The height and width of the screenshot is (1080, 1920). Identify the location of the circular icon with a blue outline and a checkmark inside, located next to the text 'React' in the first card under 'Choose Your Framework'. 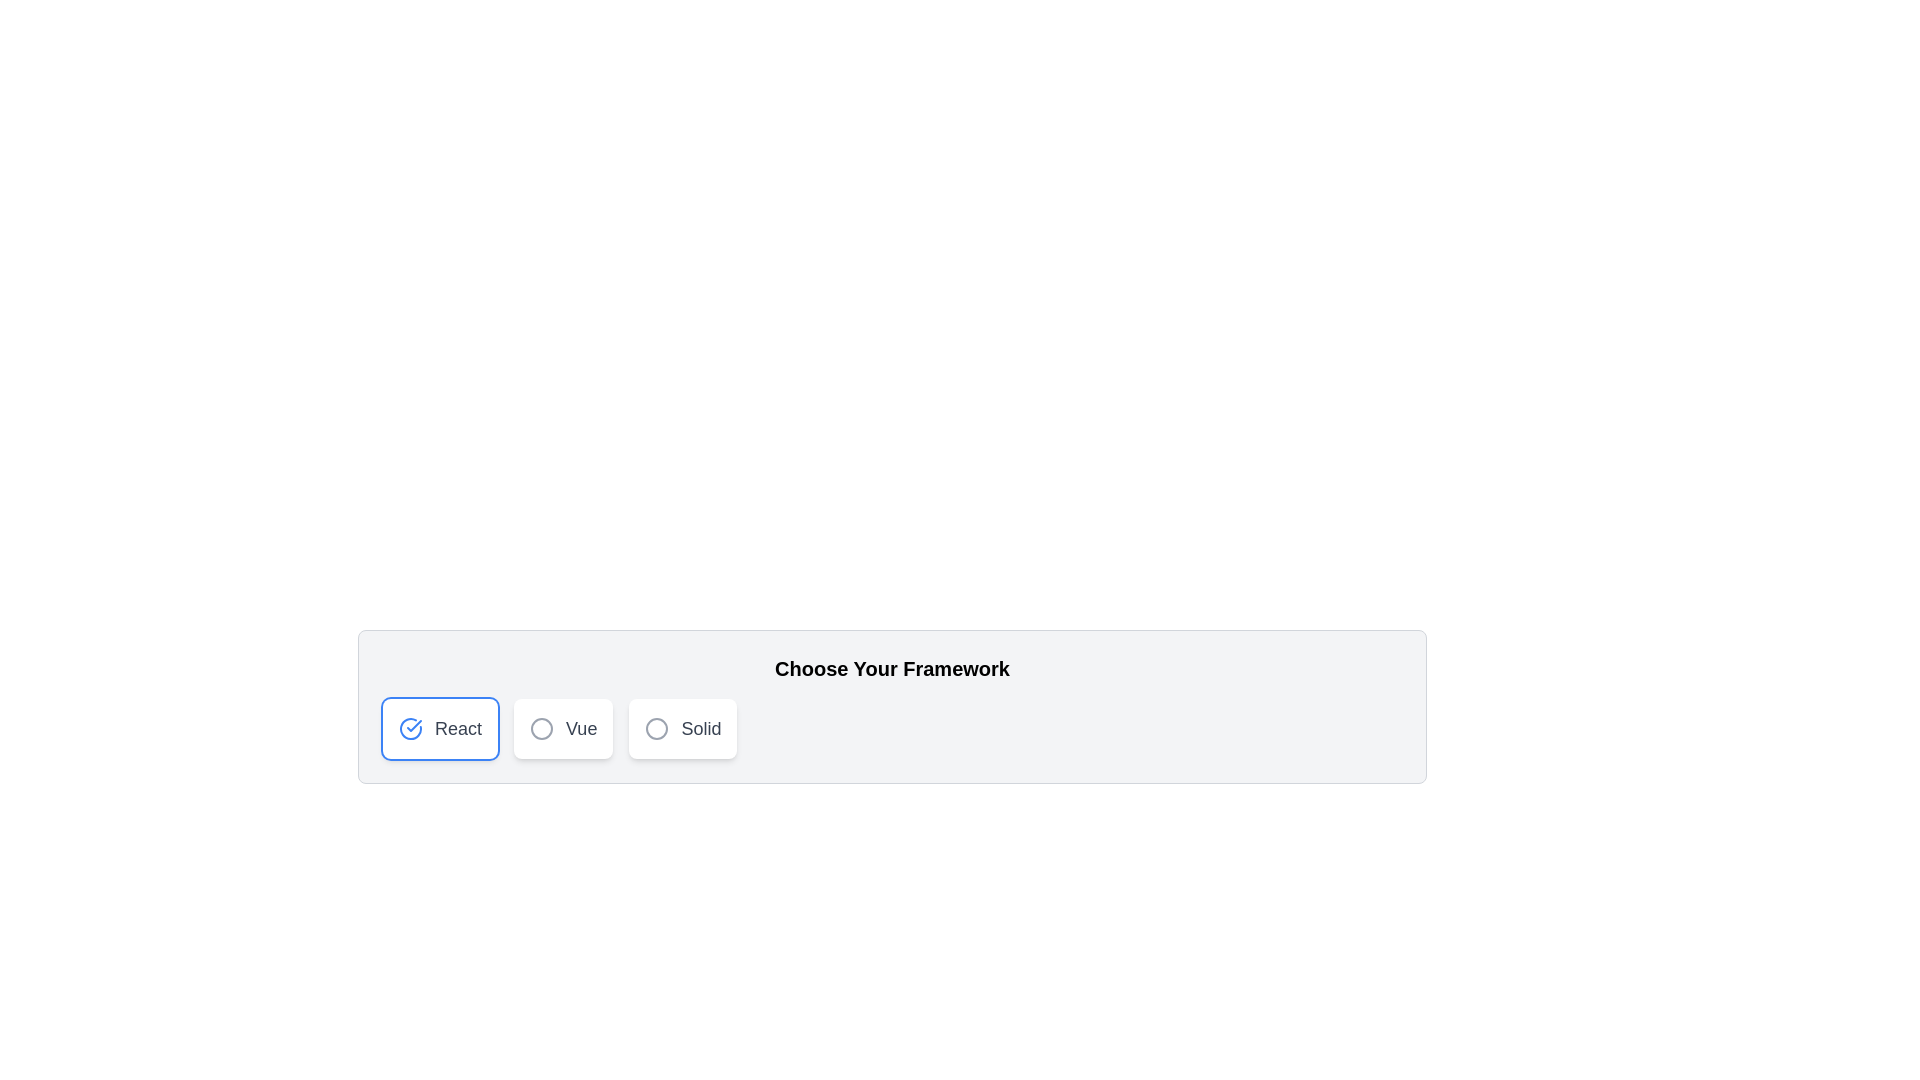
(410, 729).